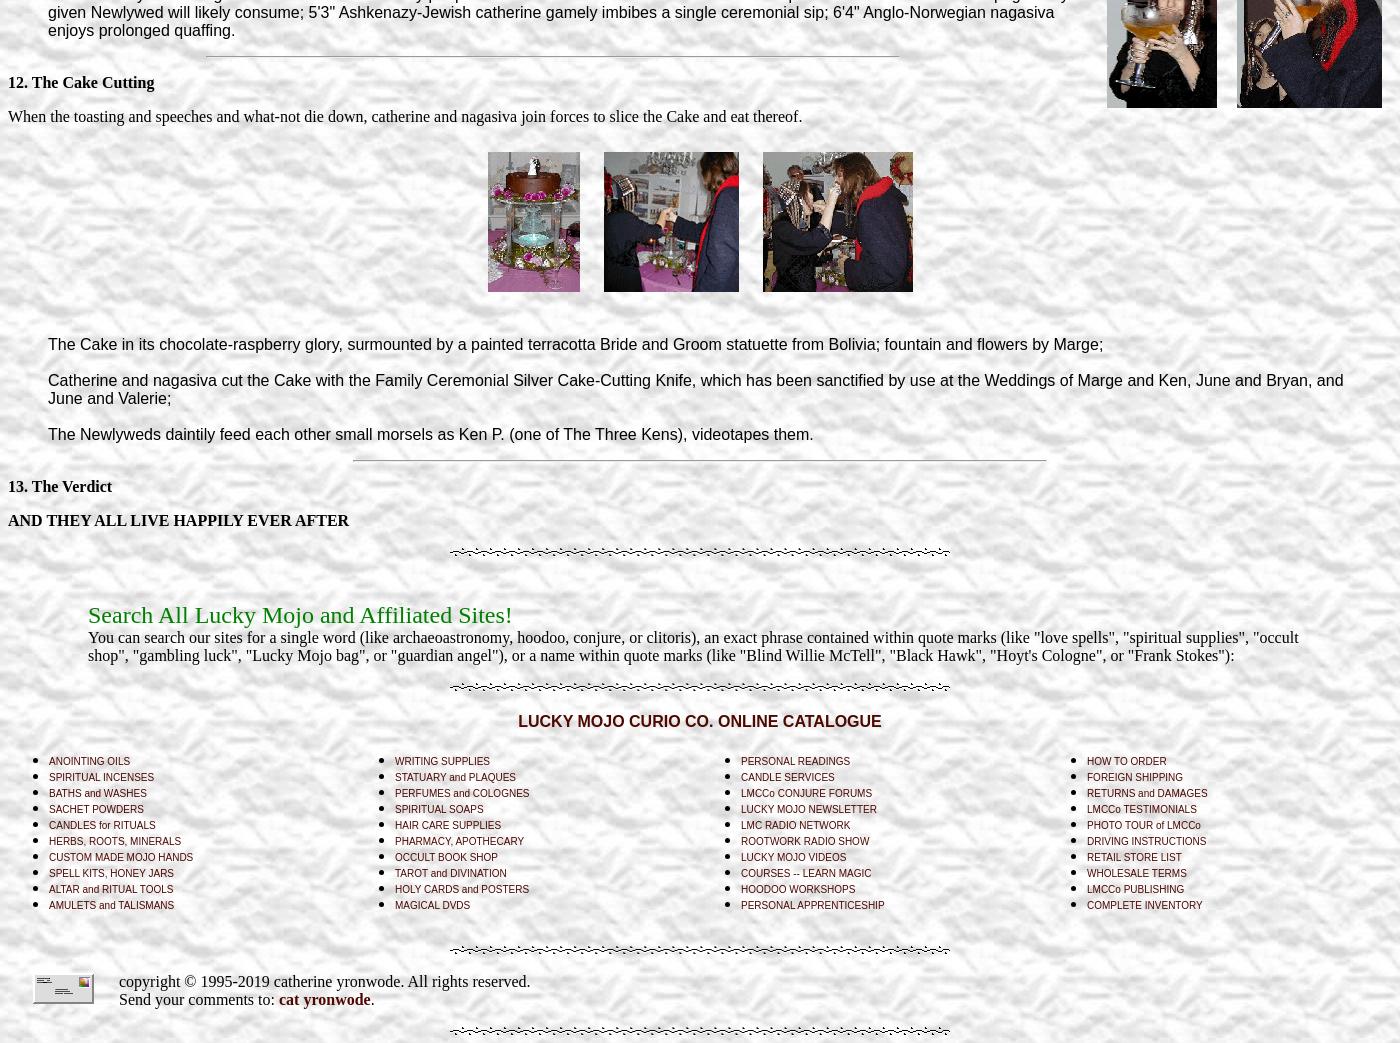 This screenshot has height=1043, width=1400. Describe the element at coordinates (48, 388) in the screenshot. I see `'Catherine and nagasiva cut the Cake with the Family
Ceremonial Silver Cake-Cutting Knife, which has been
sanctified by use at the Weddings of Marge and Ken, June
and Bryan, and June and Valerie;'` at that location.